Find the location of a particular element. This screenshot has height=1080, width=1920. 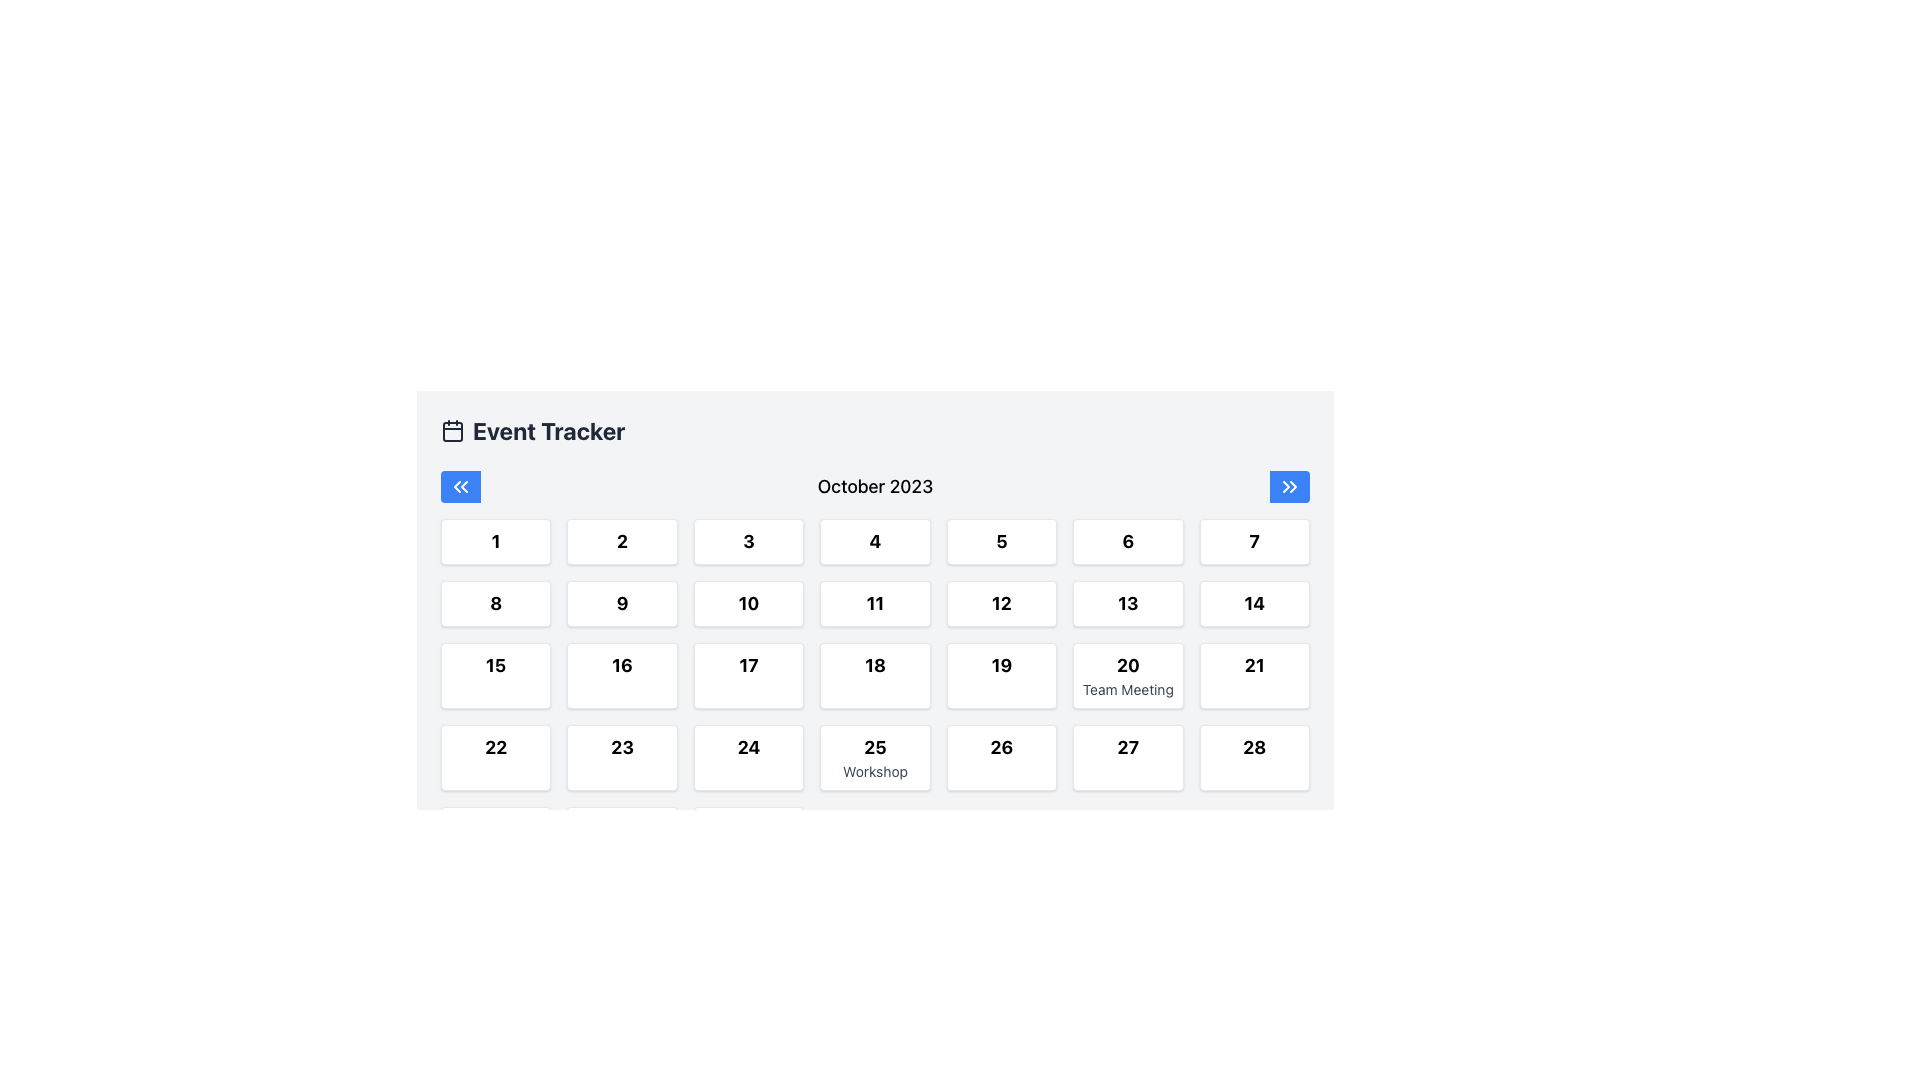

the bold text displaying the number '4' in the first row and fourth column of the calendar grid, which is within a white rectangular cell with rounded edges is located at coordinates (875, 542).